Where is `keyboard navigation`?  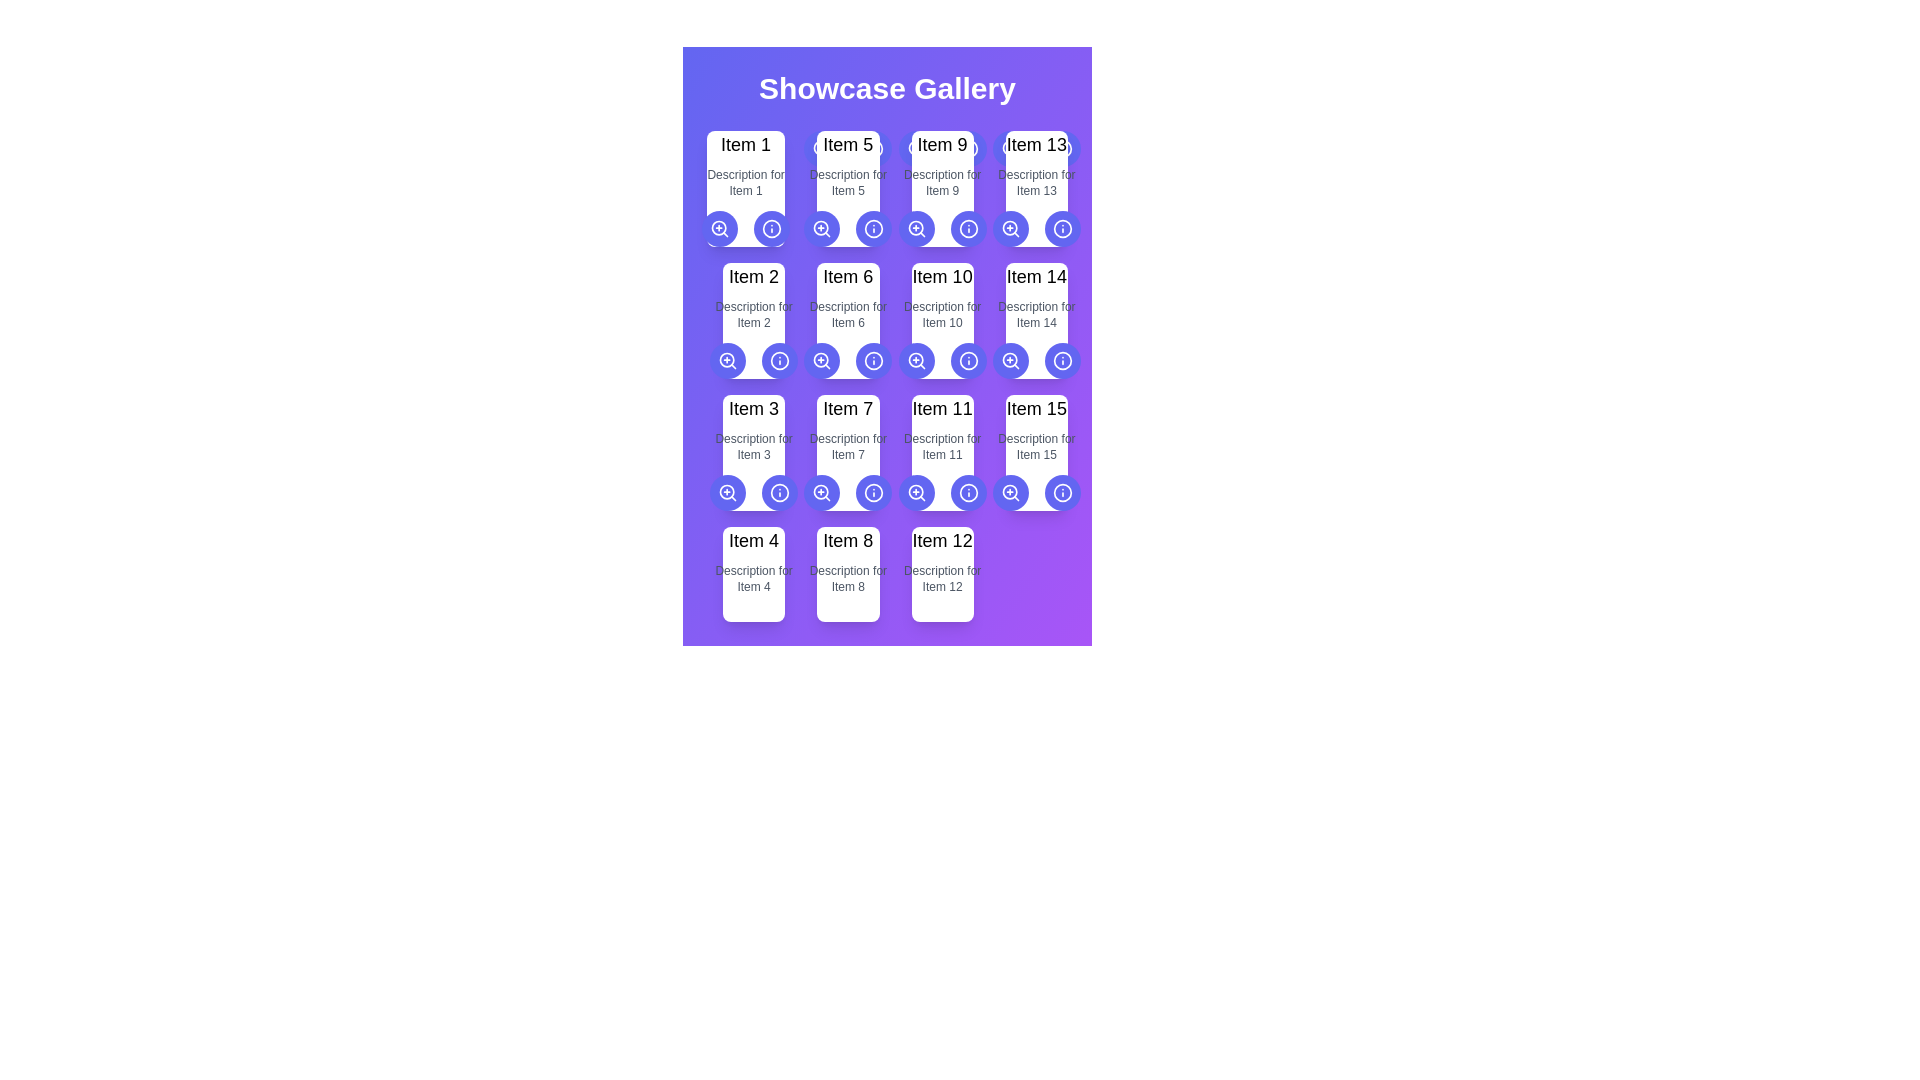
keyboard navigation is located at coordinates (1010, 493).